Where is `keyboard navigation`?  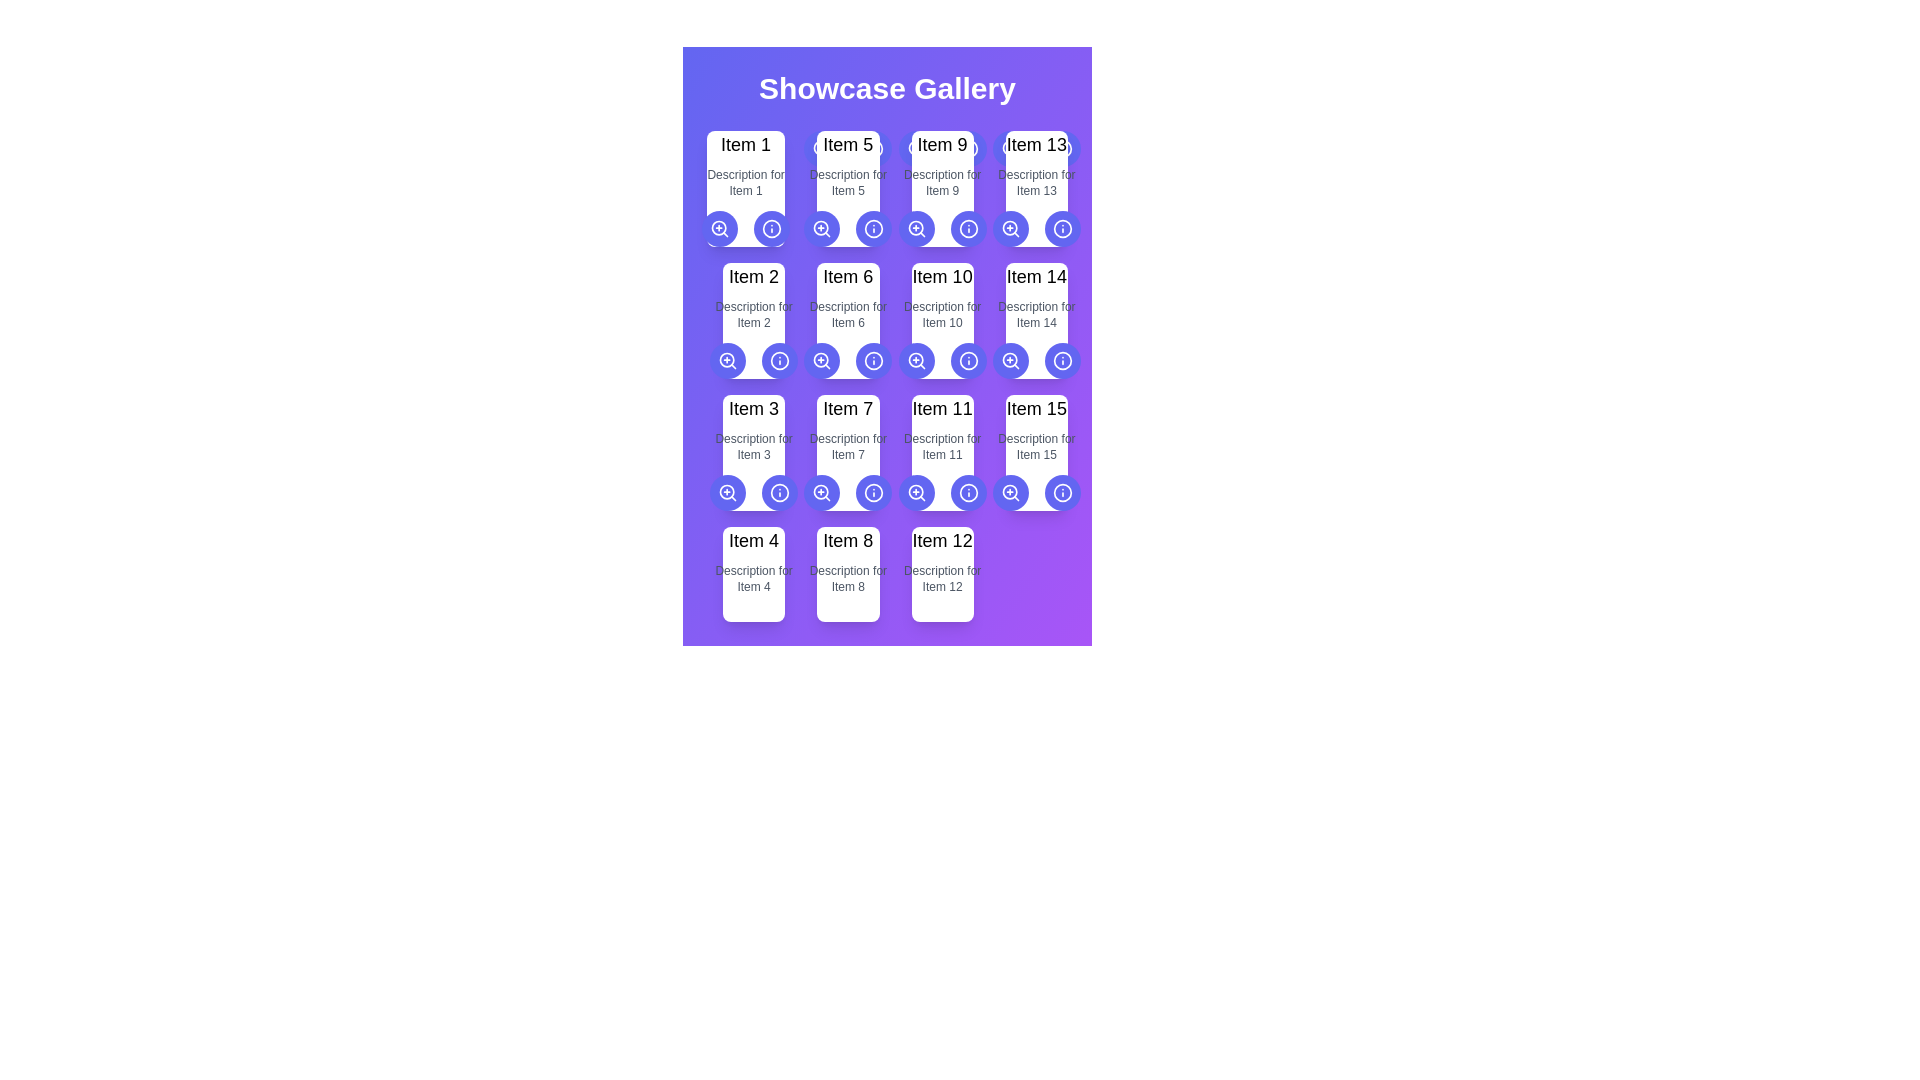
keyboard navigation is located at coordinates (1010, 493).